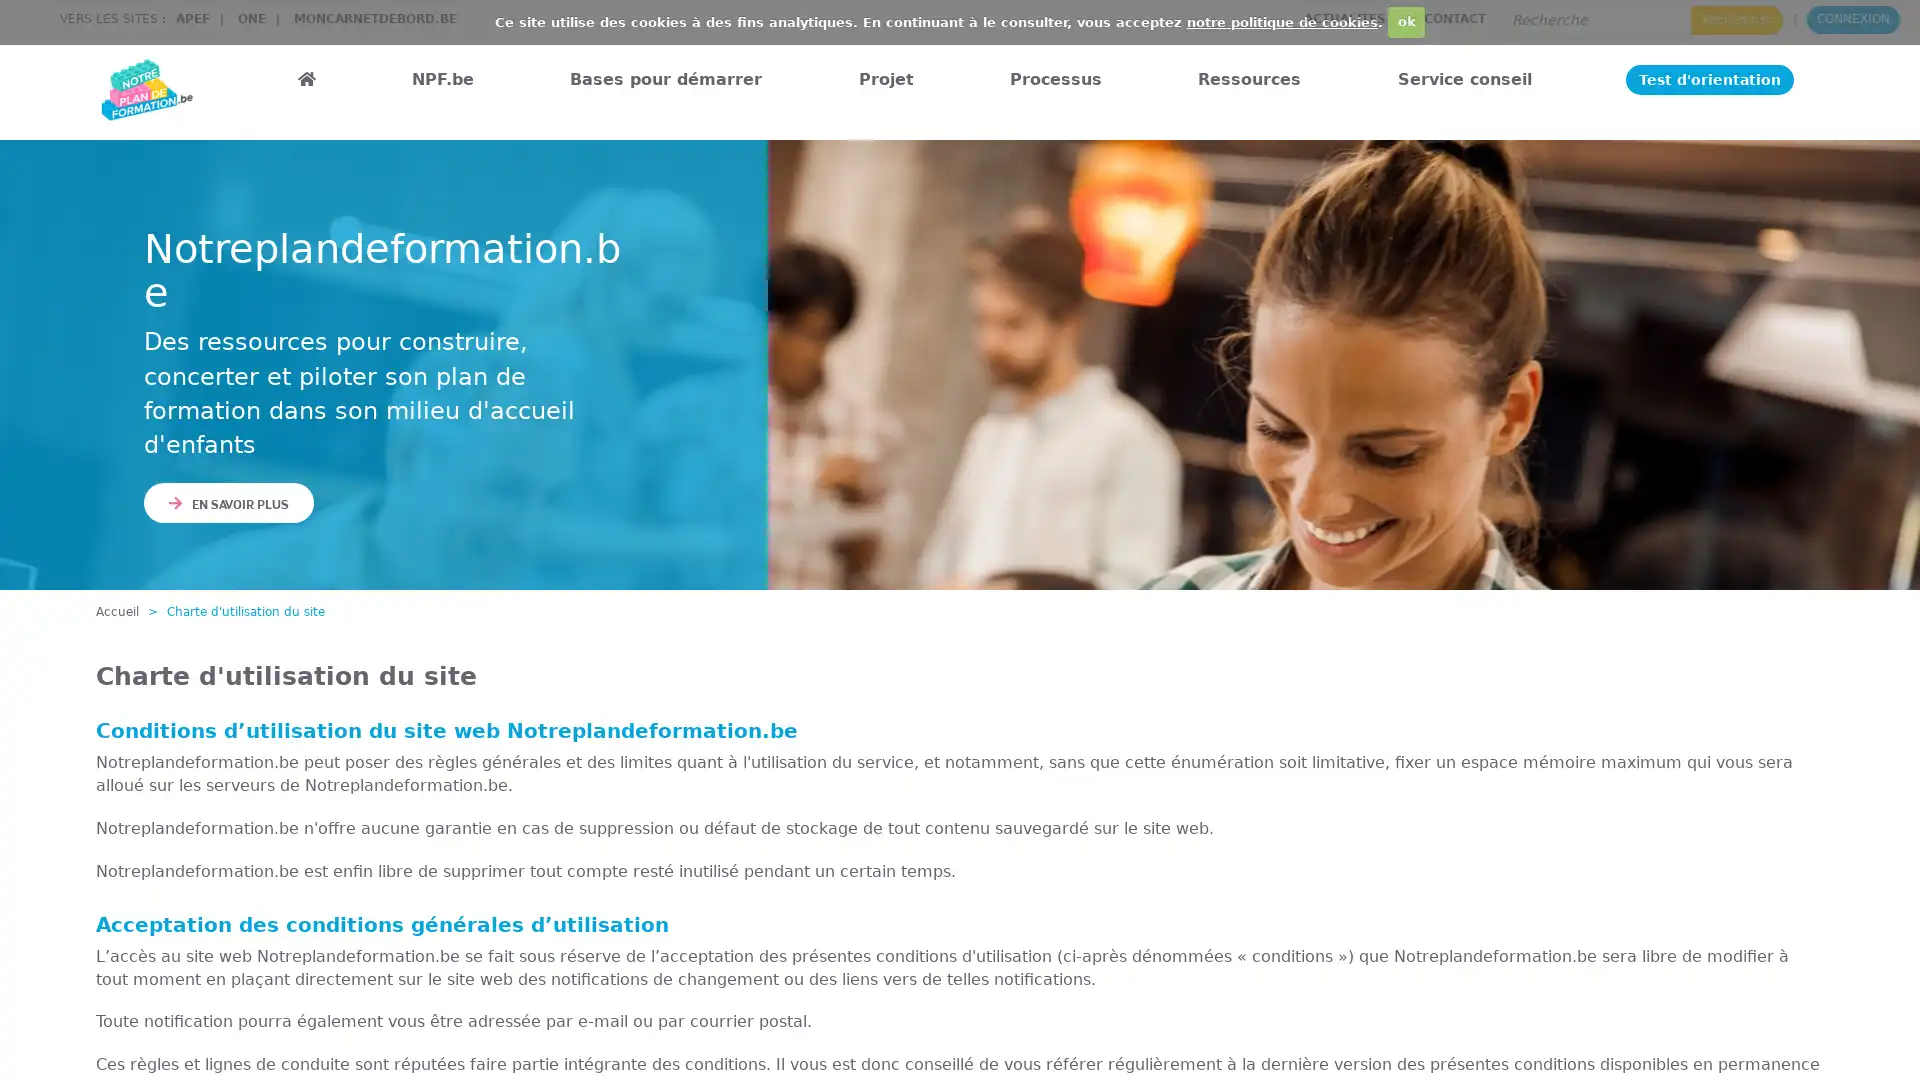 Image resolution: width=1920 pixels, height=1080 pixels. What do you see at coordinates (1736, 19) in the screenshot?
I see `Rechercher` at bounding box center [1736, 19].